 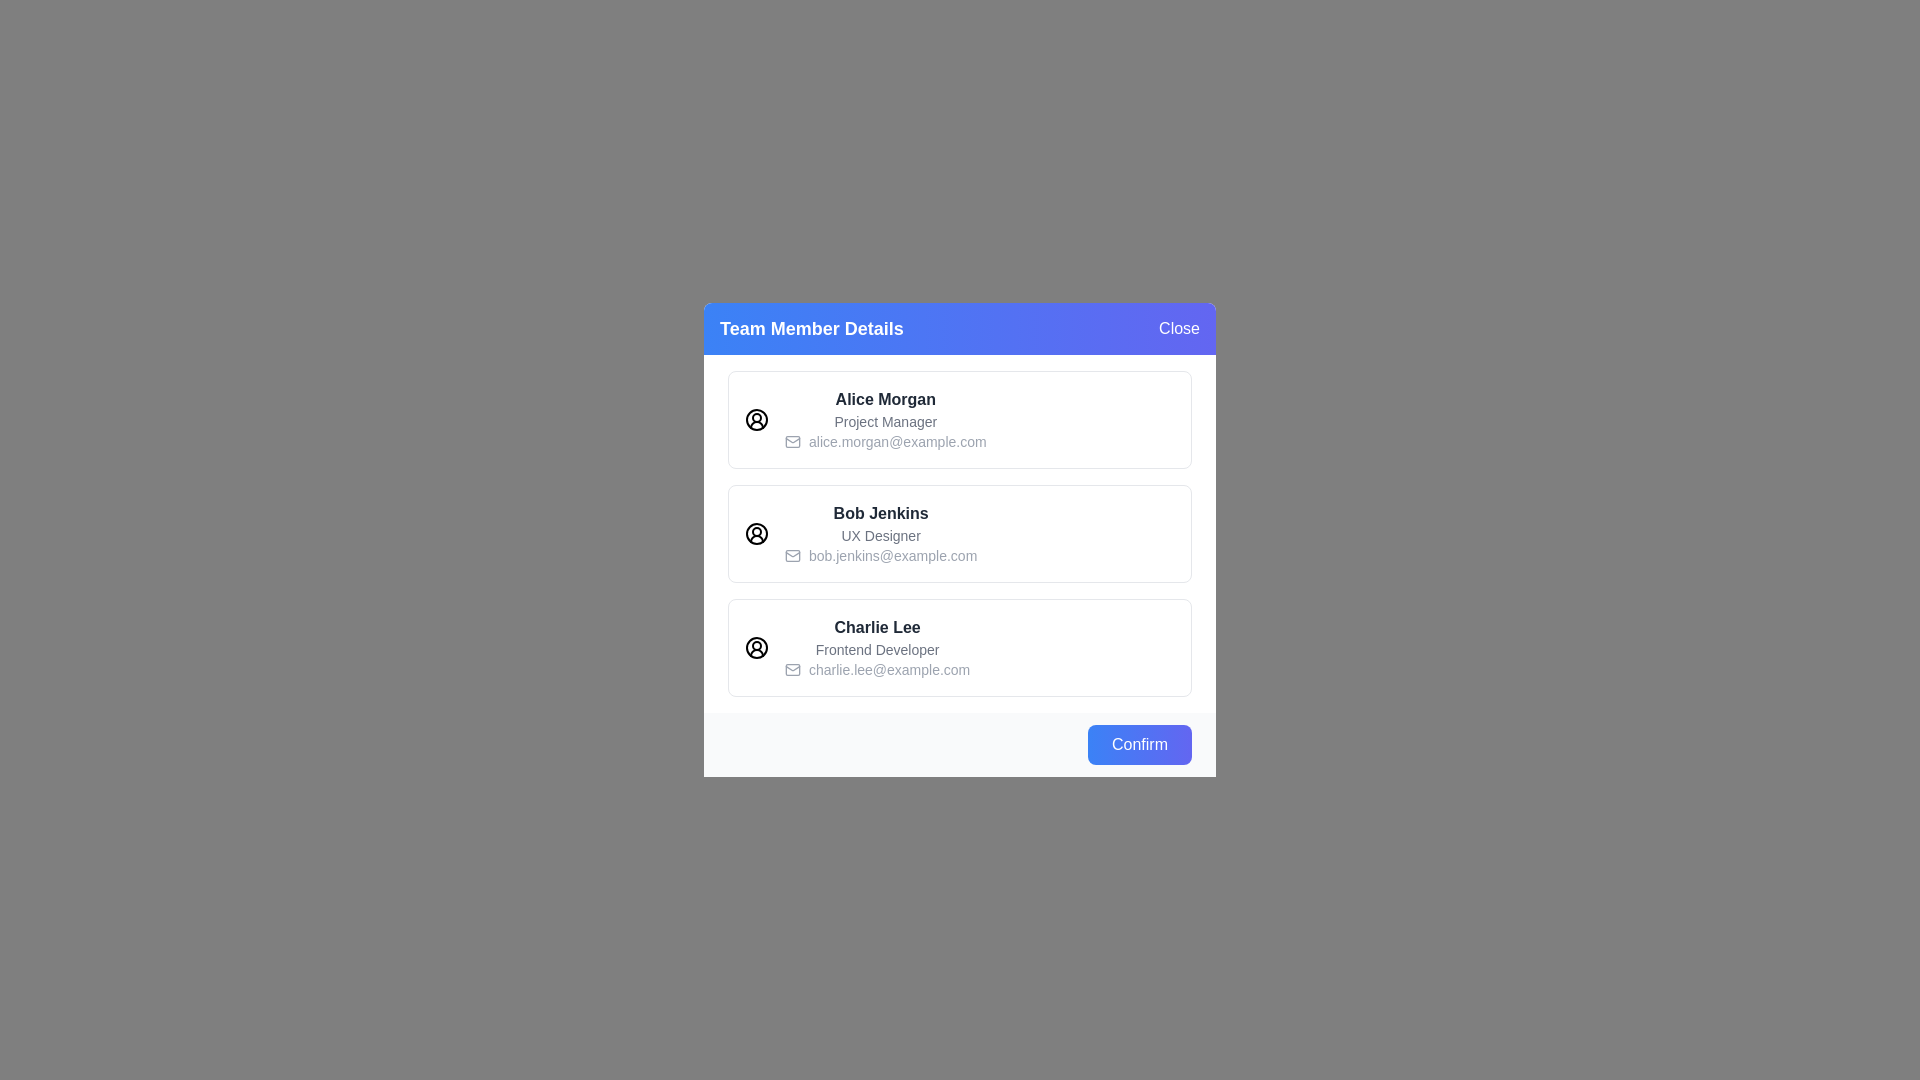 I want to click on the largest circle icon representing the user profile for Charlie Lee, Frontend Developer, located in the third section under the 'Team Member Details' header, so click(x=756, y=648).